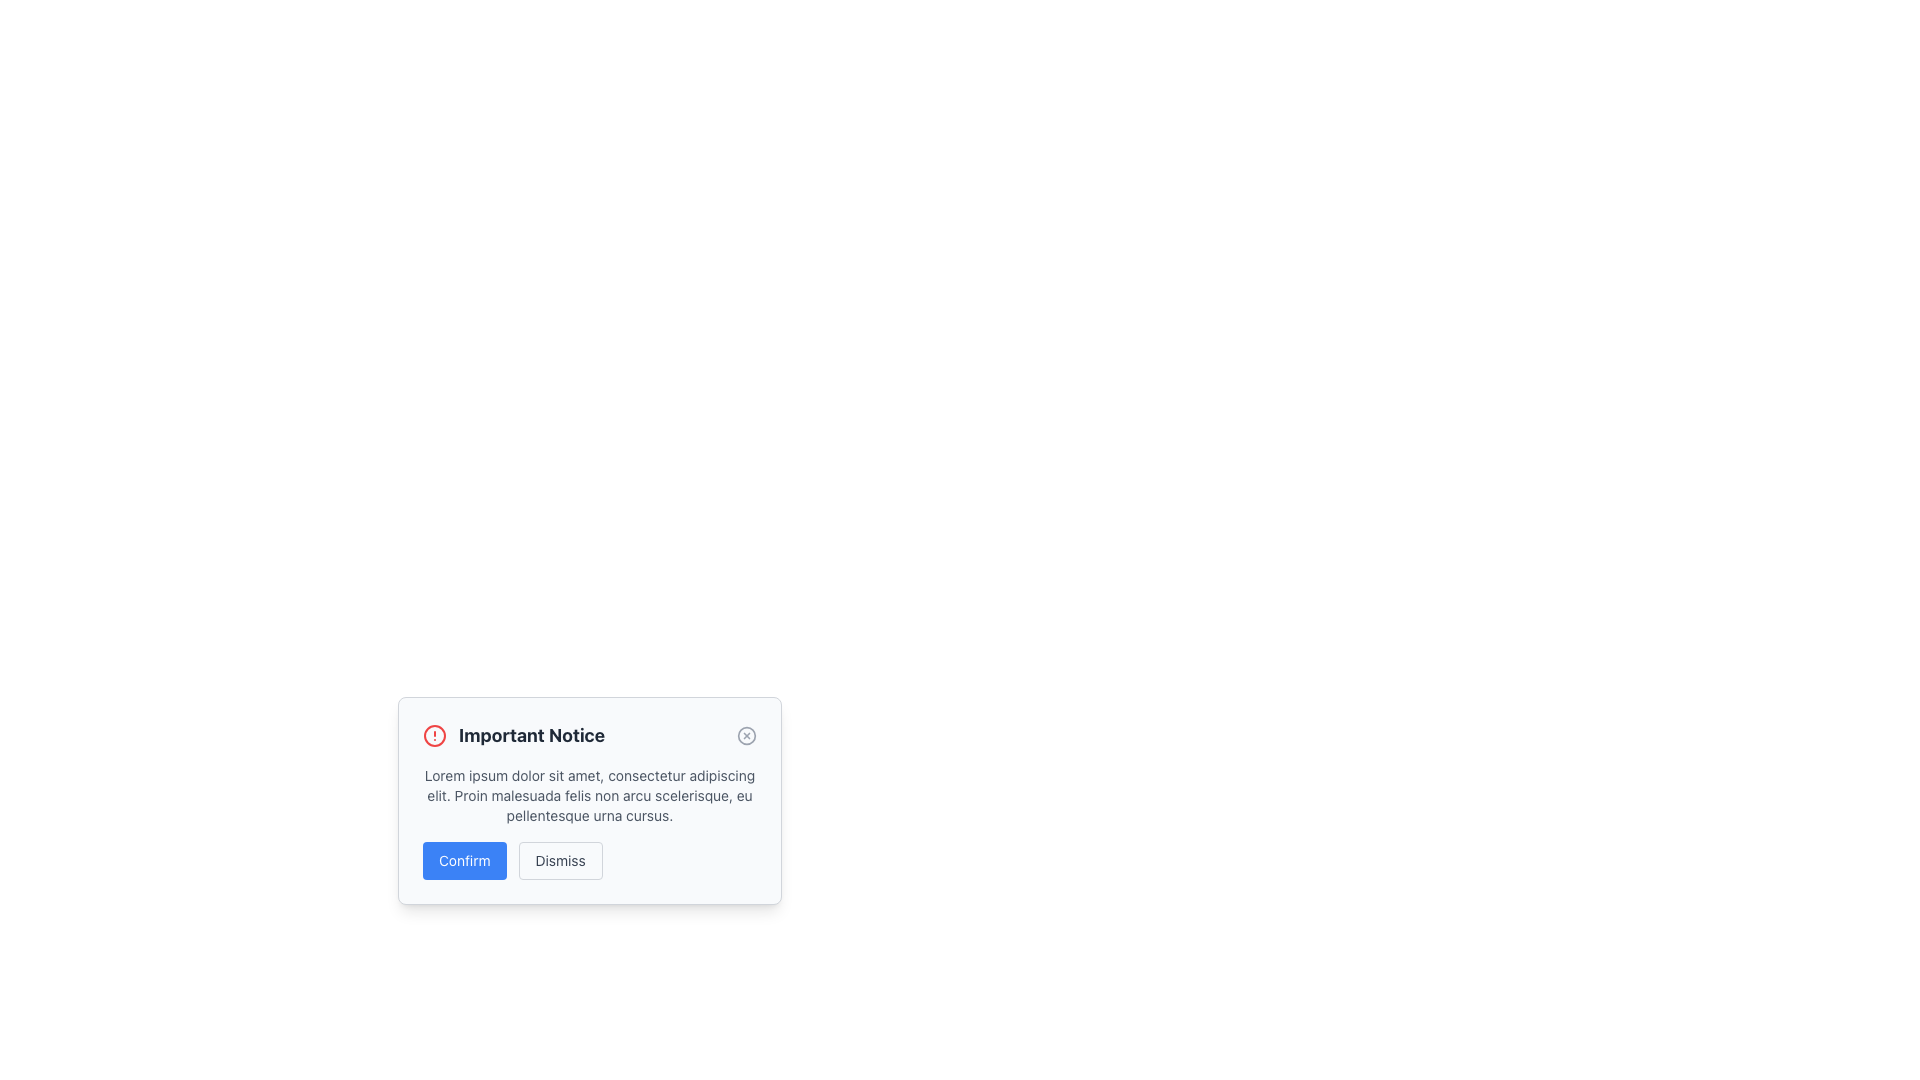 Image resolution: width=1920 pixels, height=1080 pixels. What do you see at coordinates (463, 859) in the screenshot?
I see `the 'Confirm' button located in the dialog box titled 'Important Notice', which is positioned to the left of the 'Dismiss' button` at bounding box center [463, 859].